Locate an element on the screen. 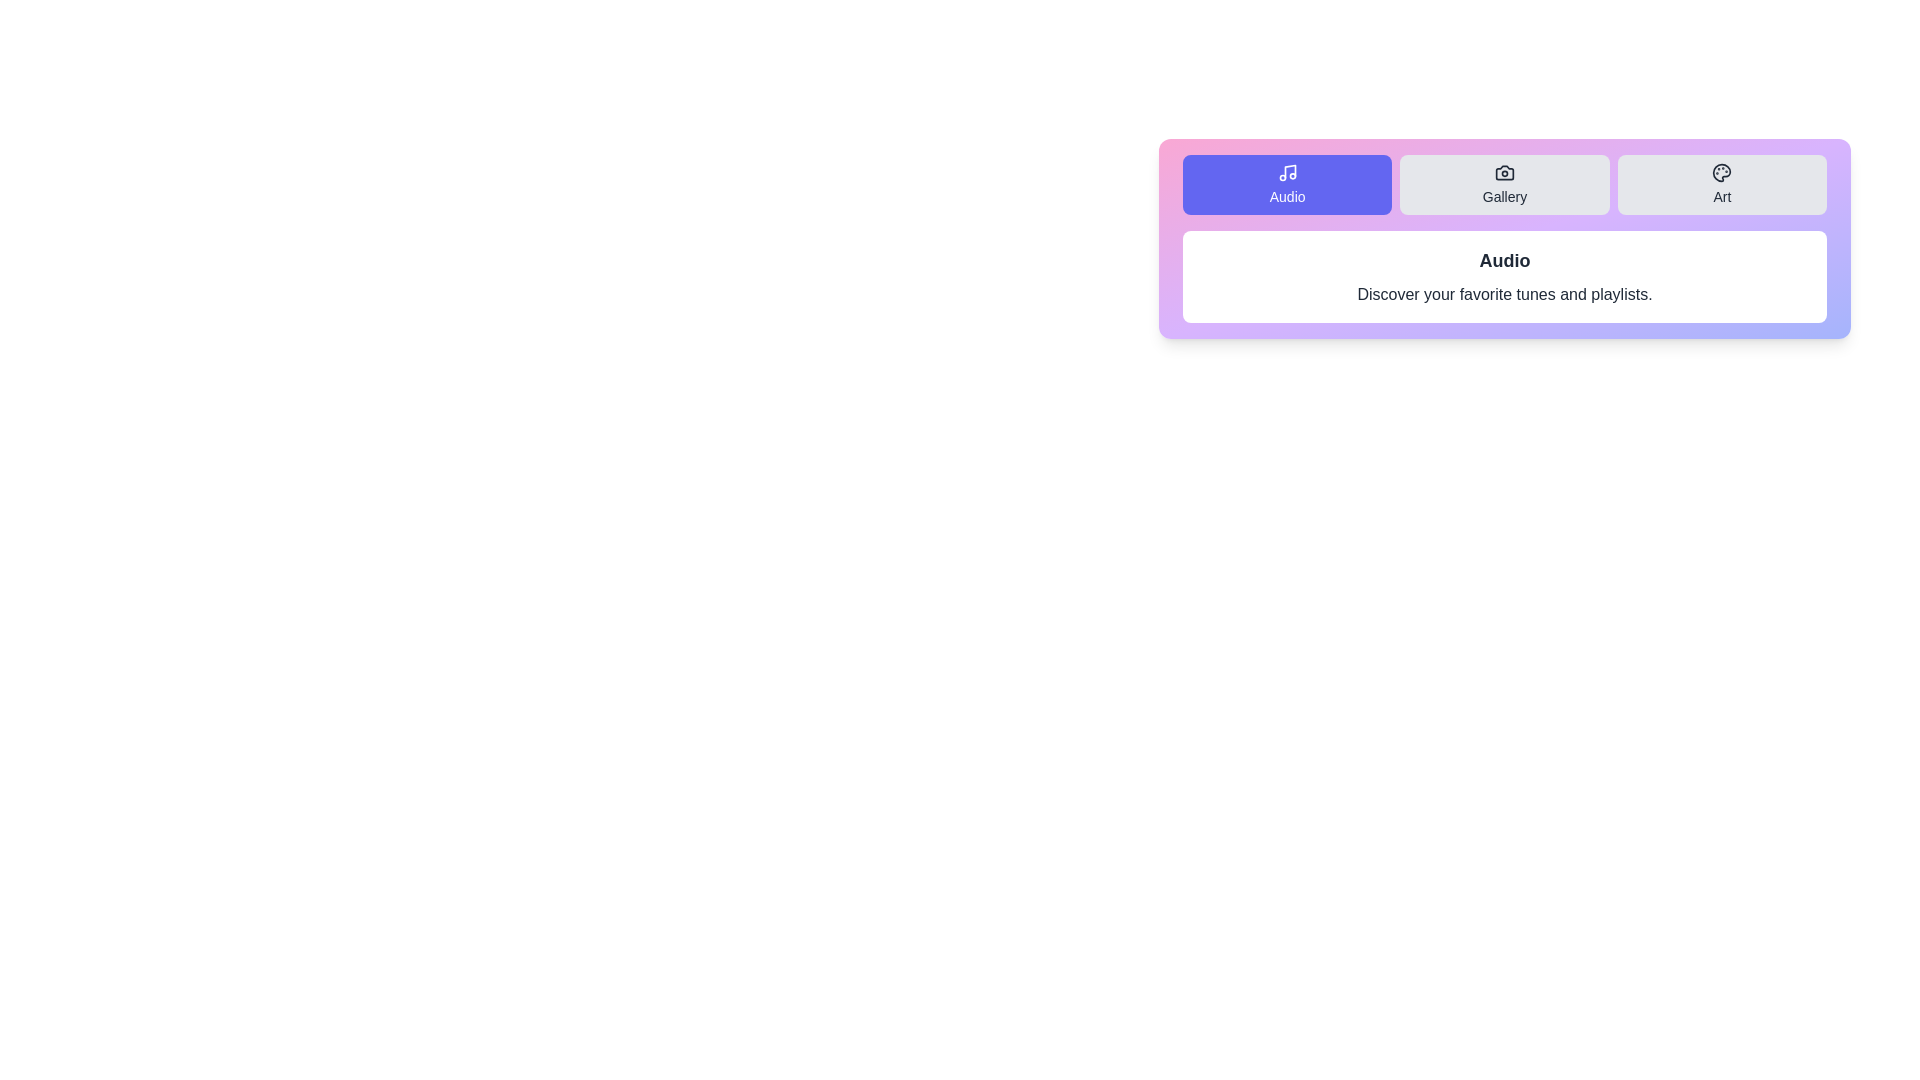 This screenshot has width=1920, height=1080. the content area of the active tab and extract the displayed text is located at coordinates (1505, 277).